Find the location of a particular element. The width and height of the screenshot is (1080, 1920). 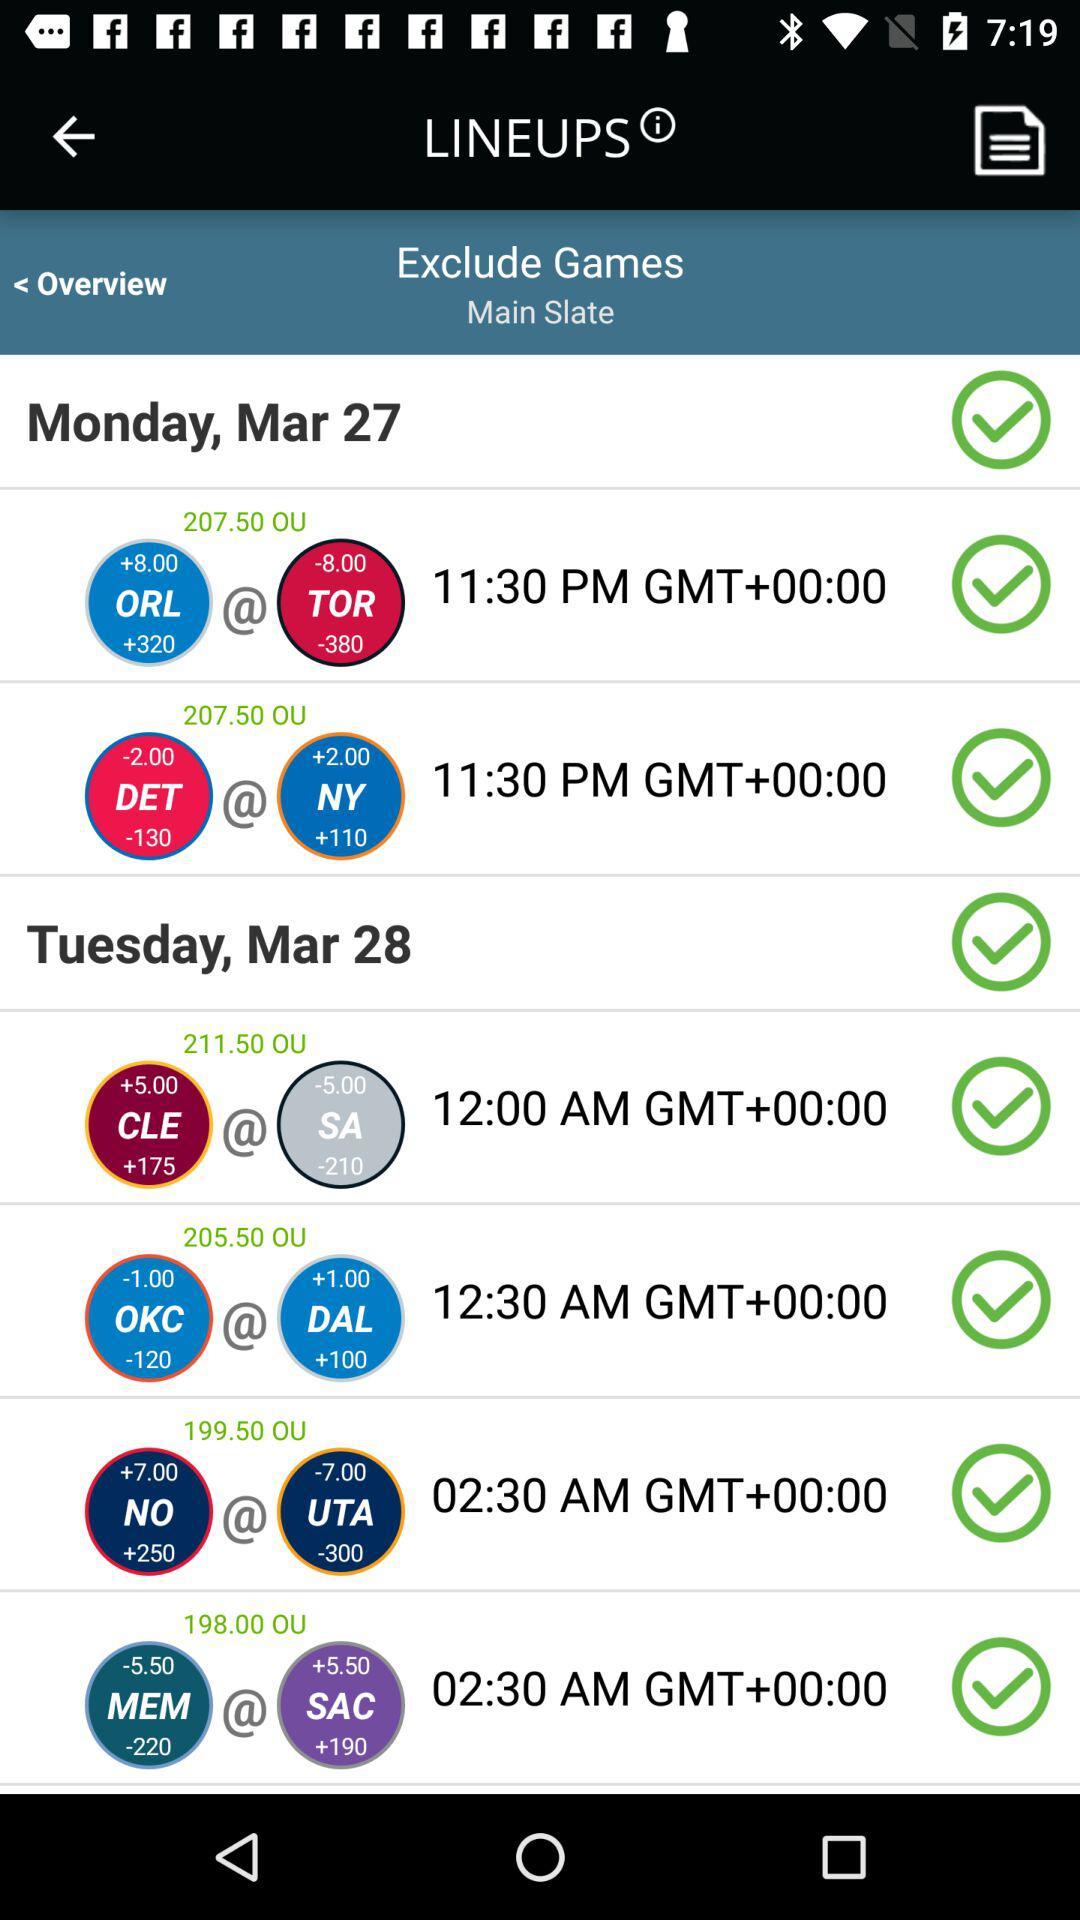

the sixth check mark is located at coordinates (1001, 1300).